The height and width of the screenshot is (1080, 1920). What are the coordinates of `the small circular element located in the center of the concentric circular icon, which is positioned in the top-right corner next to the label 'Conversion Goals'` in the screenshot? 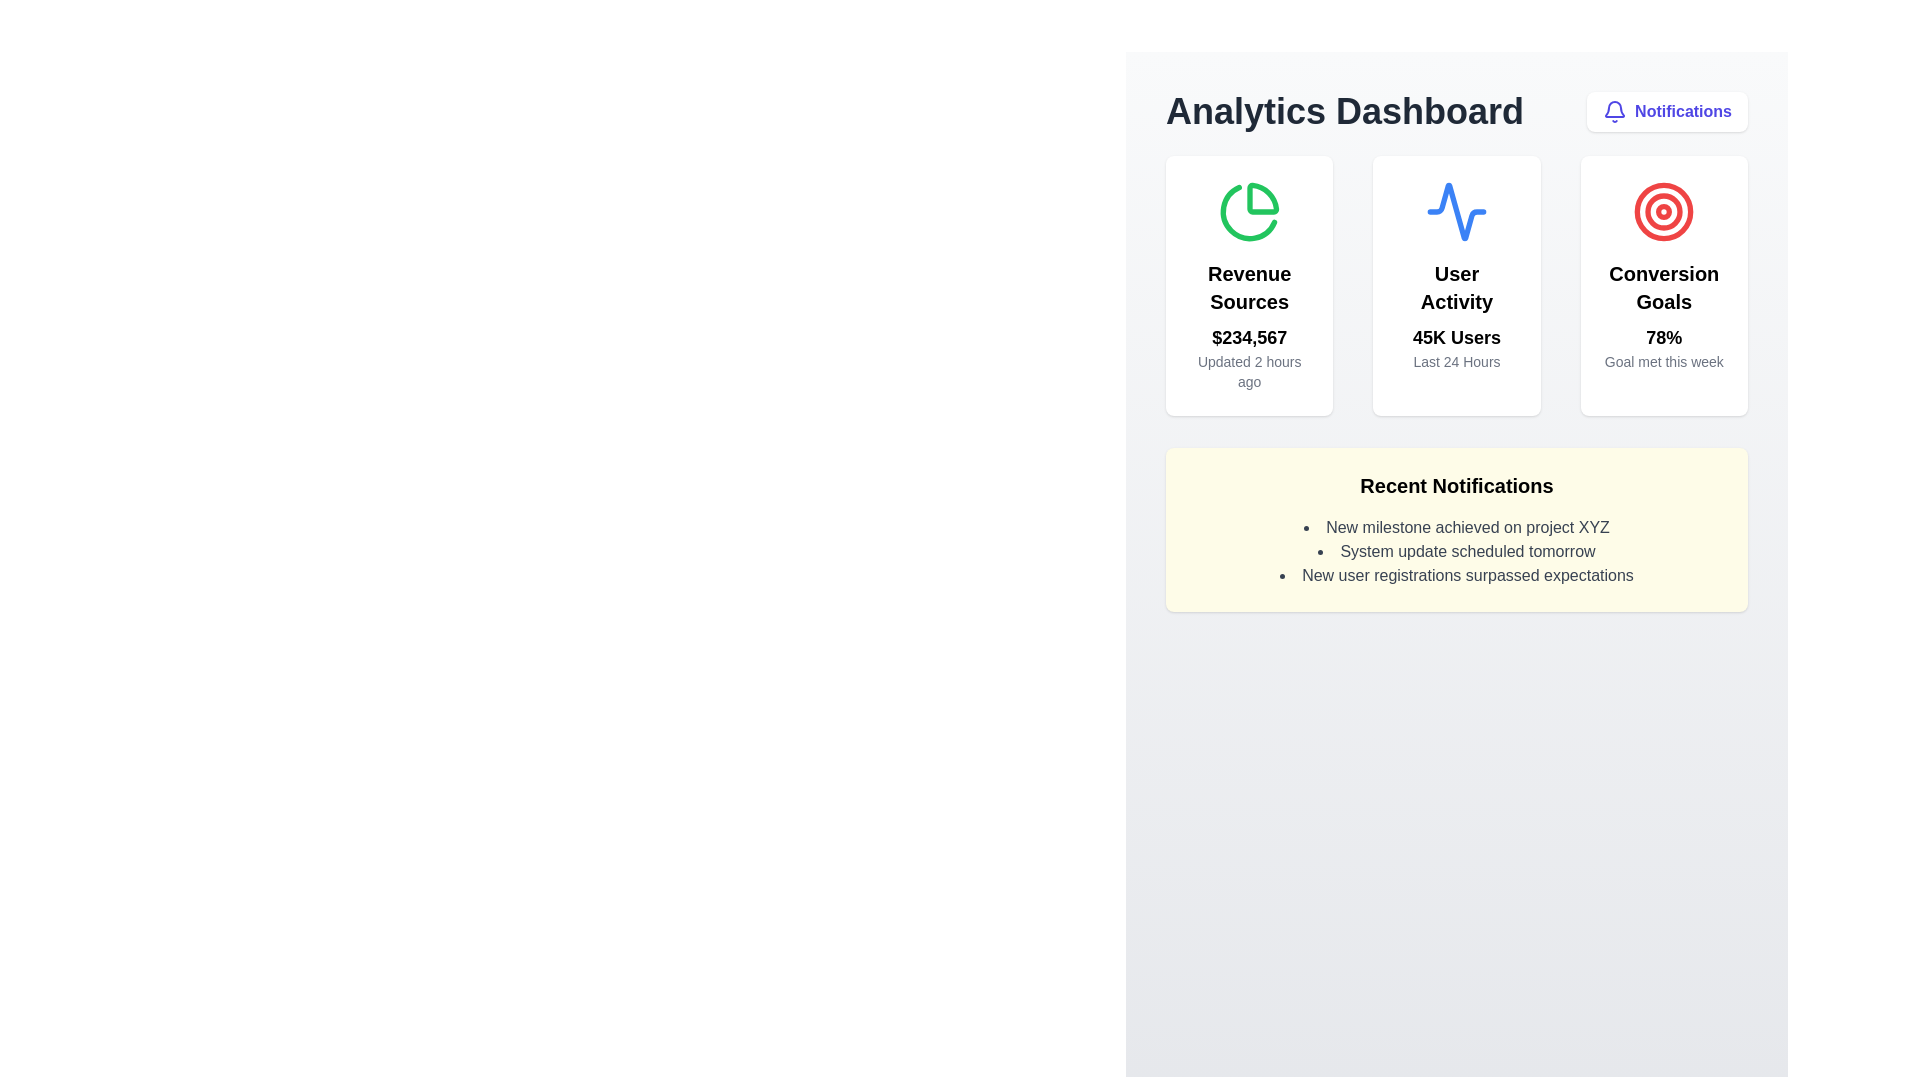 It's located at (1664, 212).